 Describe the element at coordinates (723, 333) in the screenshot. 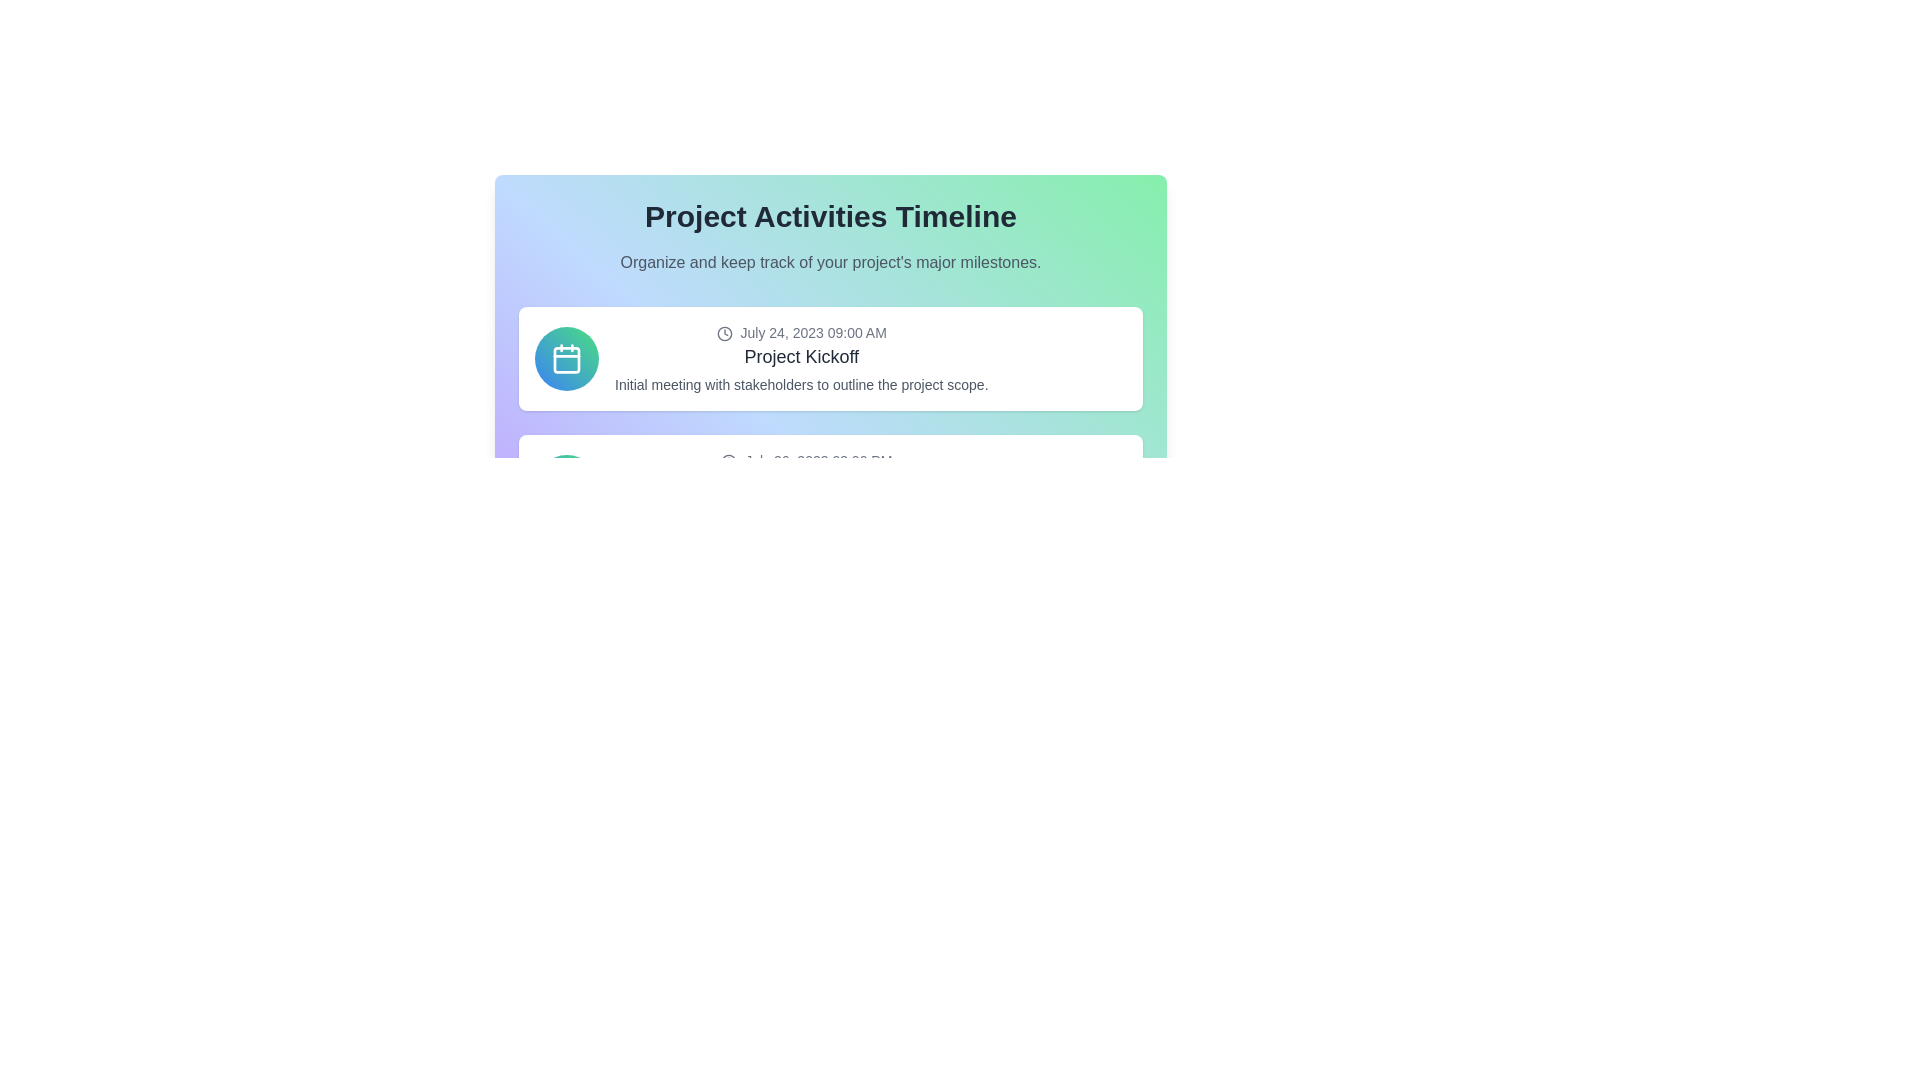

I see `the clock icon located to the left of the text 'July 24, 2023 09:00 AM' in the timeline entry` at that location.